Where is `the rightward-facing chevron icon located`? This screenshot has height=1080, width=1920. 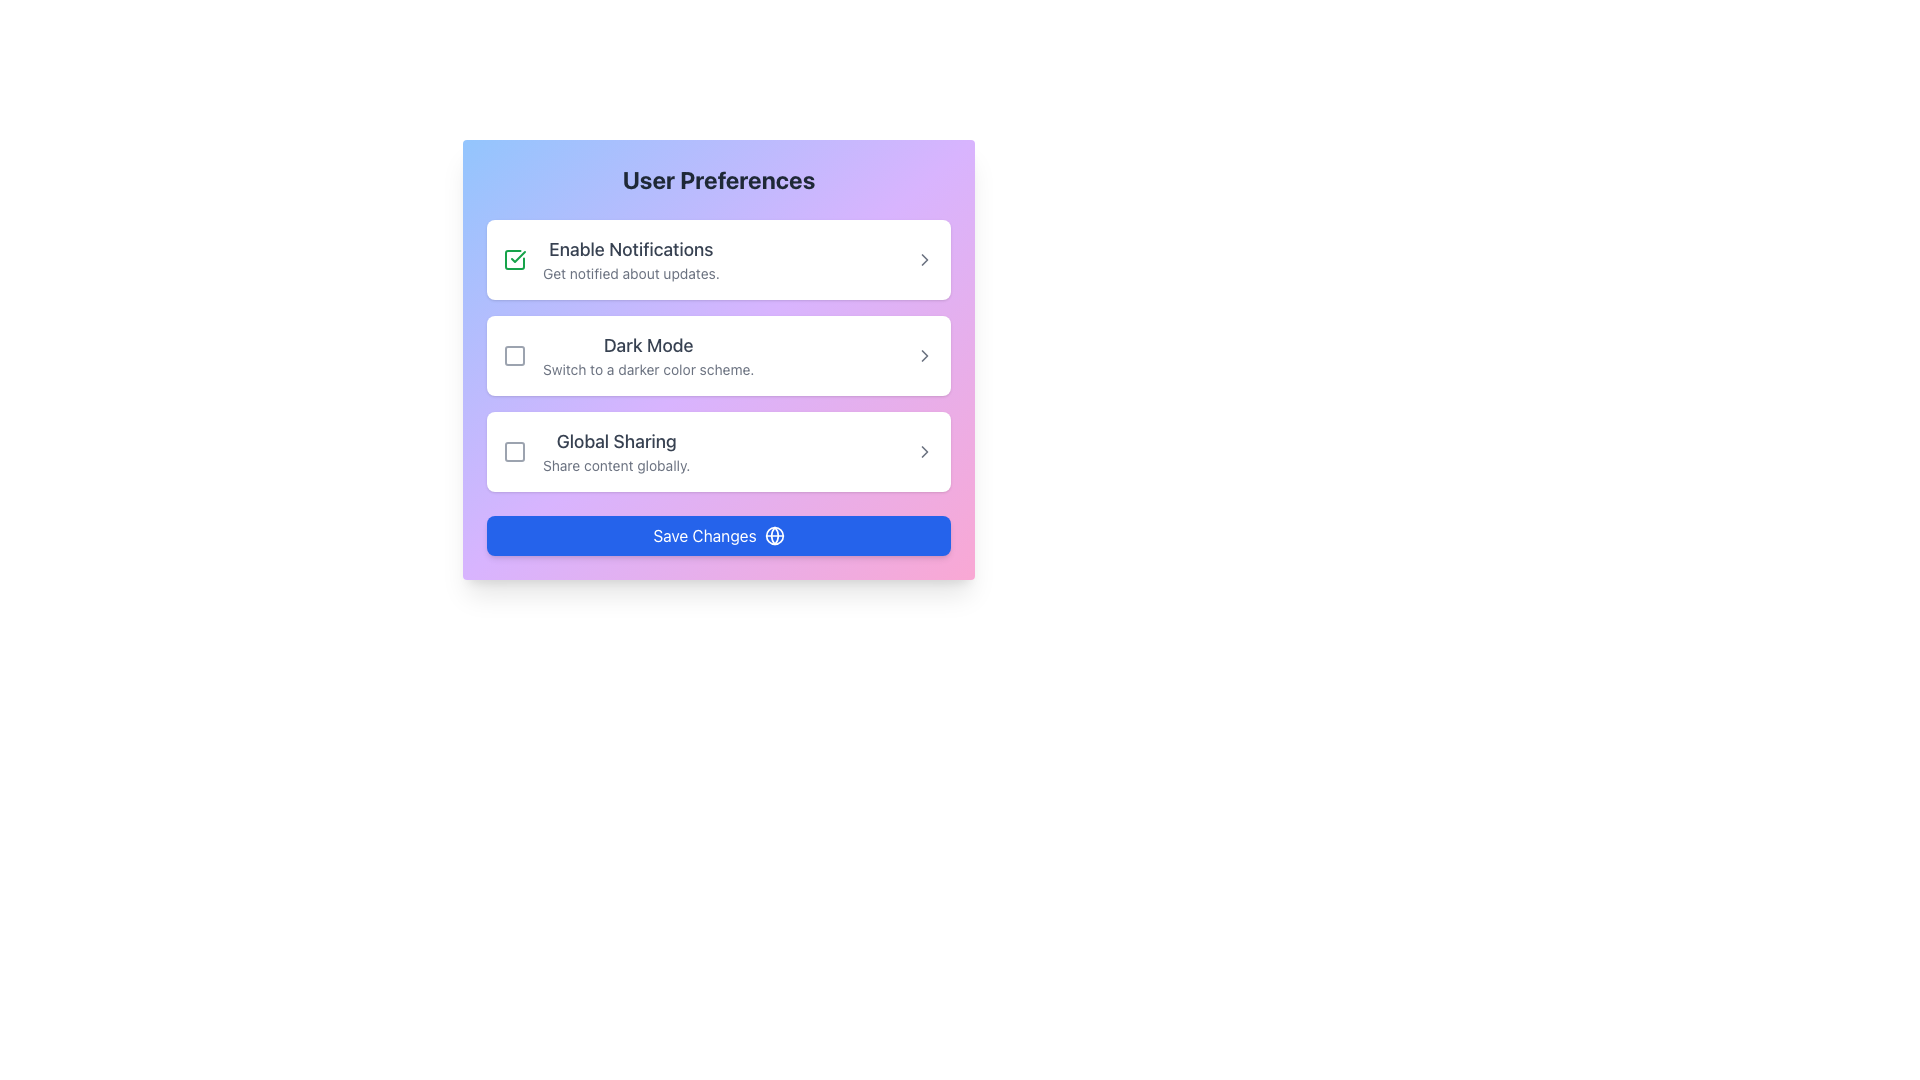 the rightward-facing chevron icon located is located at coordinates (924, 258).